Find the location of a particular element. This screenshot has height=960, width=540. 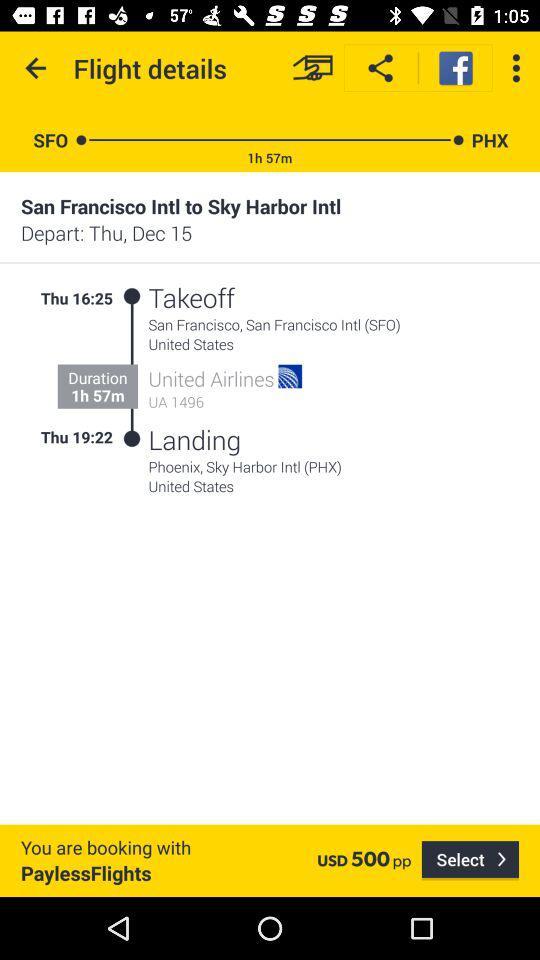

phoenix sky harbor icon is located at coordinates (333, 466).